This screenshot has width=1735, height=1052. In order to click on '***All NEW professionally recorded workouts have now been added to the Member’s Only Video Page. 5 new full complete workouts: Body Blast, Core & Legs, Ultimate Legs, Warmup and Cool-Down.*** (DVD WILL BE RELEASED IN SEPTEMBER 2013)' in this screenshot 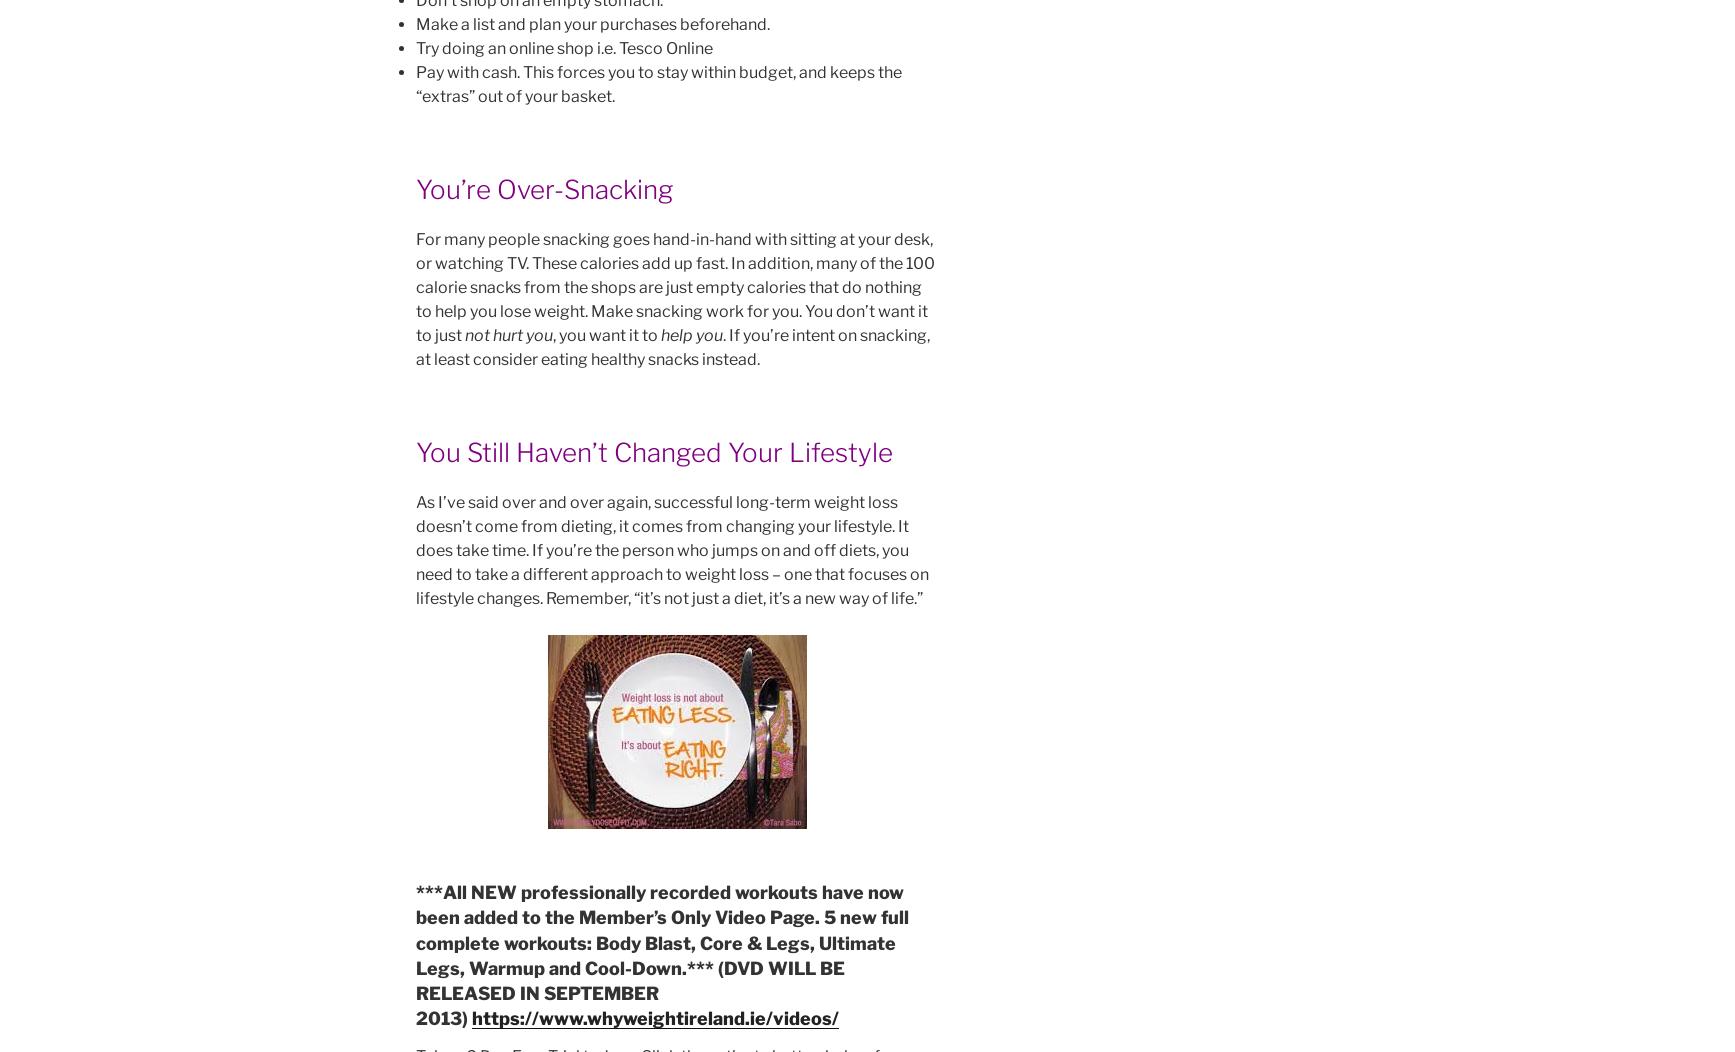, I will do `click(661, 954)`.